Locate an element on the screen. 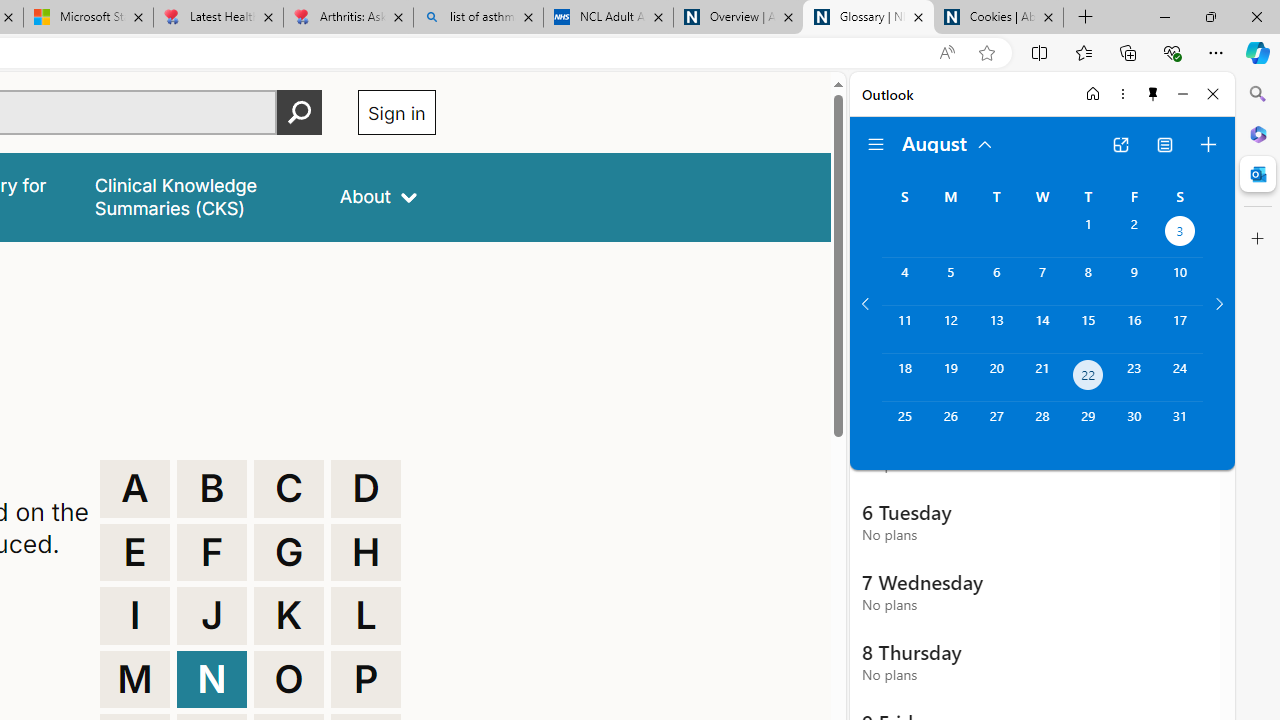 This screenshot has height=720, width=1280. 'O' is located at coordinates (288, 678).